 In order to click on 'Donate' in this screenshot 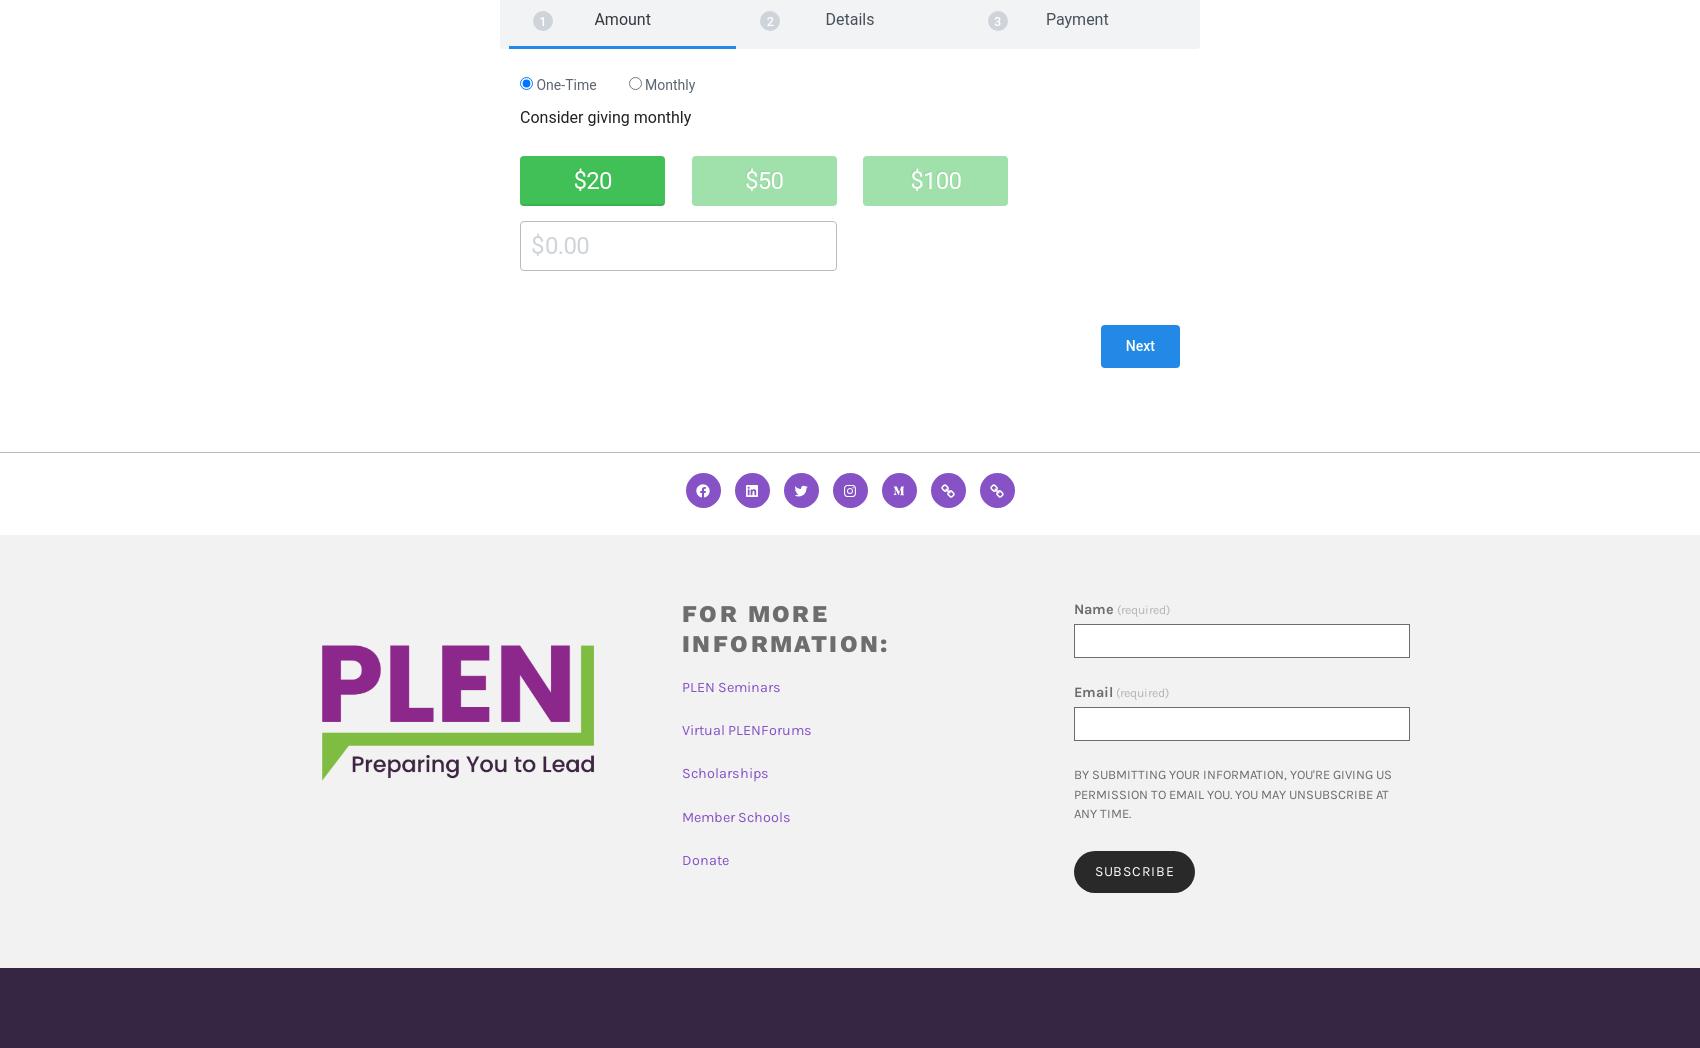, I will do `click(682, 859)`.